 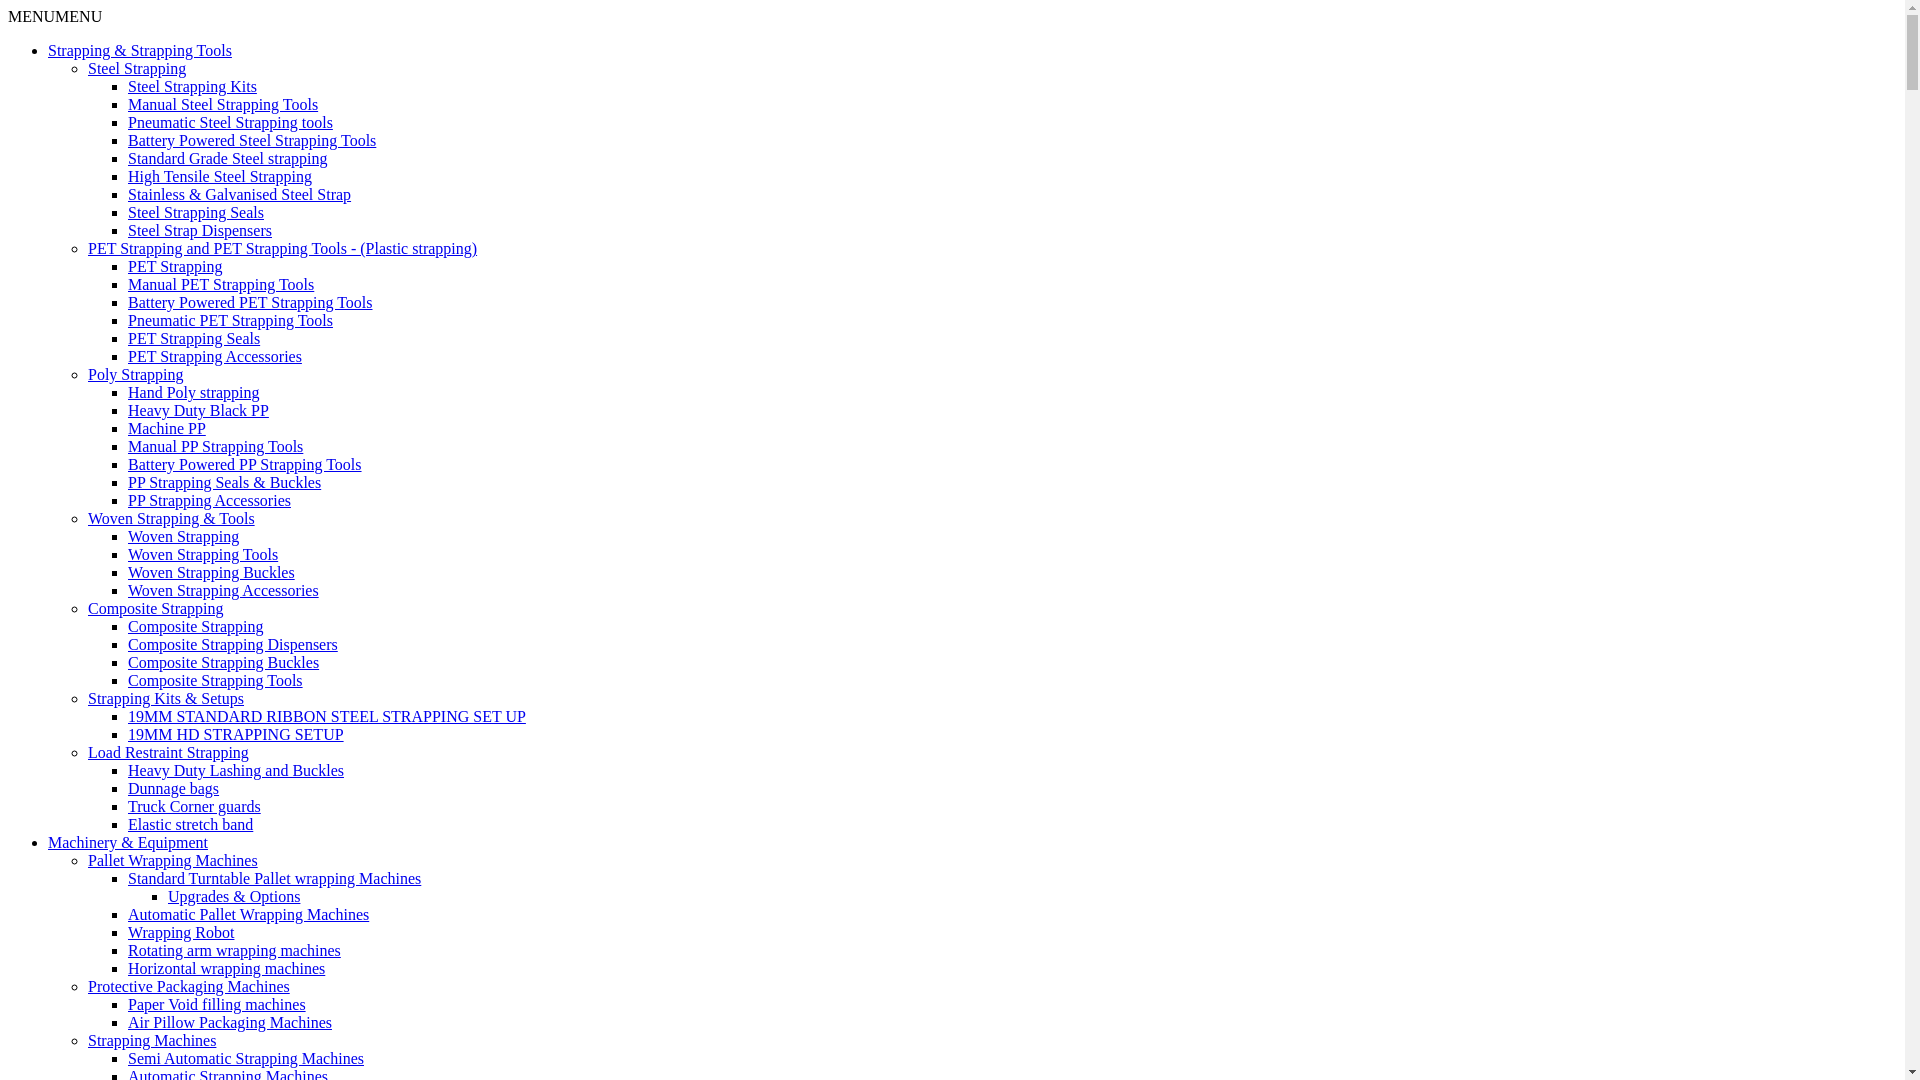 What do you see at coordinates (243, 464) in the screenshot?
I see `'Battery Powered PP Strapping Tools'` at bounding box center [243, 464].